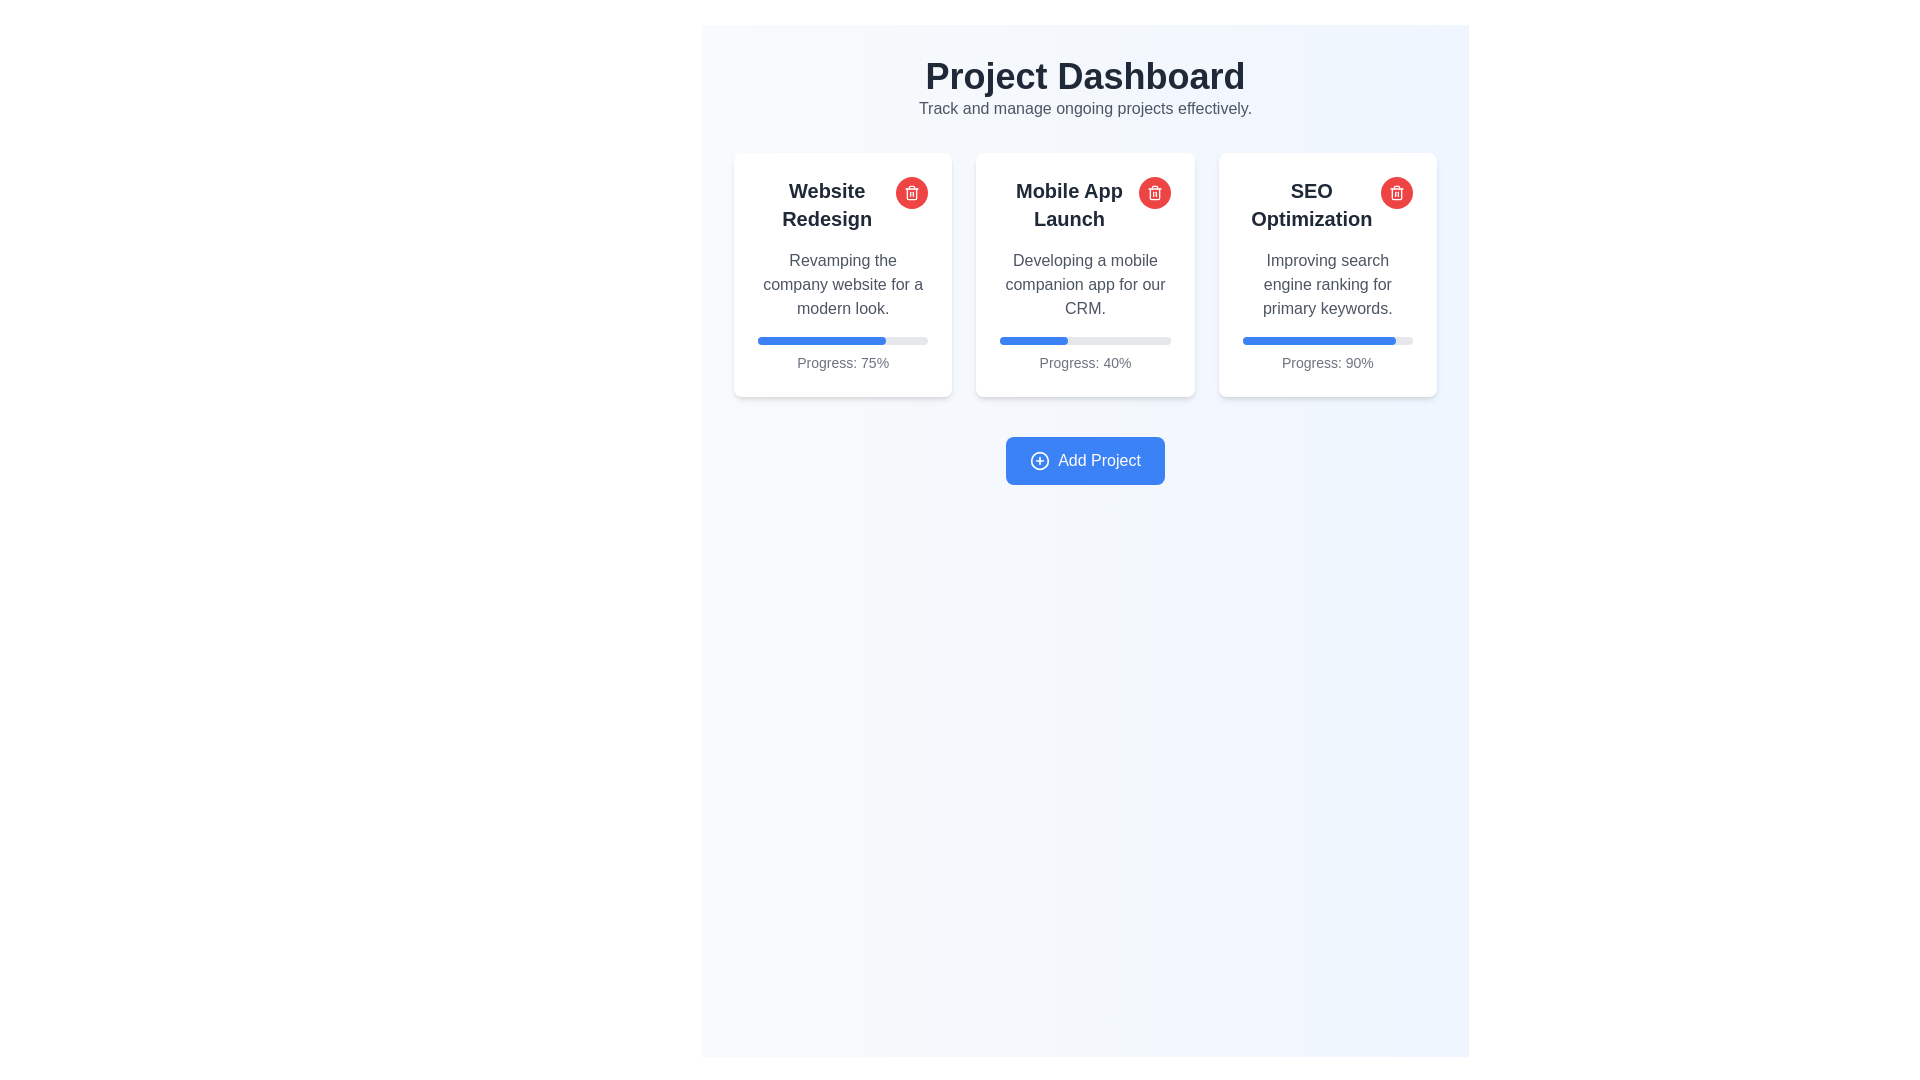 The height and width of the screenshot is (1080, 1920). I want to click on the label displaying 'Progress: 40%' located within the 'Mobile App Launch' card, positioned below the progress bar, so click(1084, 362).